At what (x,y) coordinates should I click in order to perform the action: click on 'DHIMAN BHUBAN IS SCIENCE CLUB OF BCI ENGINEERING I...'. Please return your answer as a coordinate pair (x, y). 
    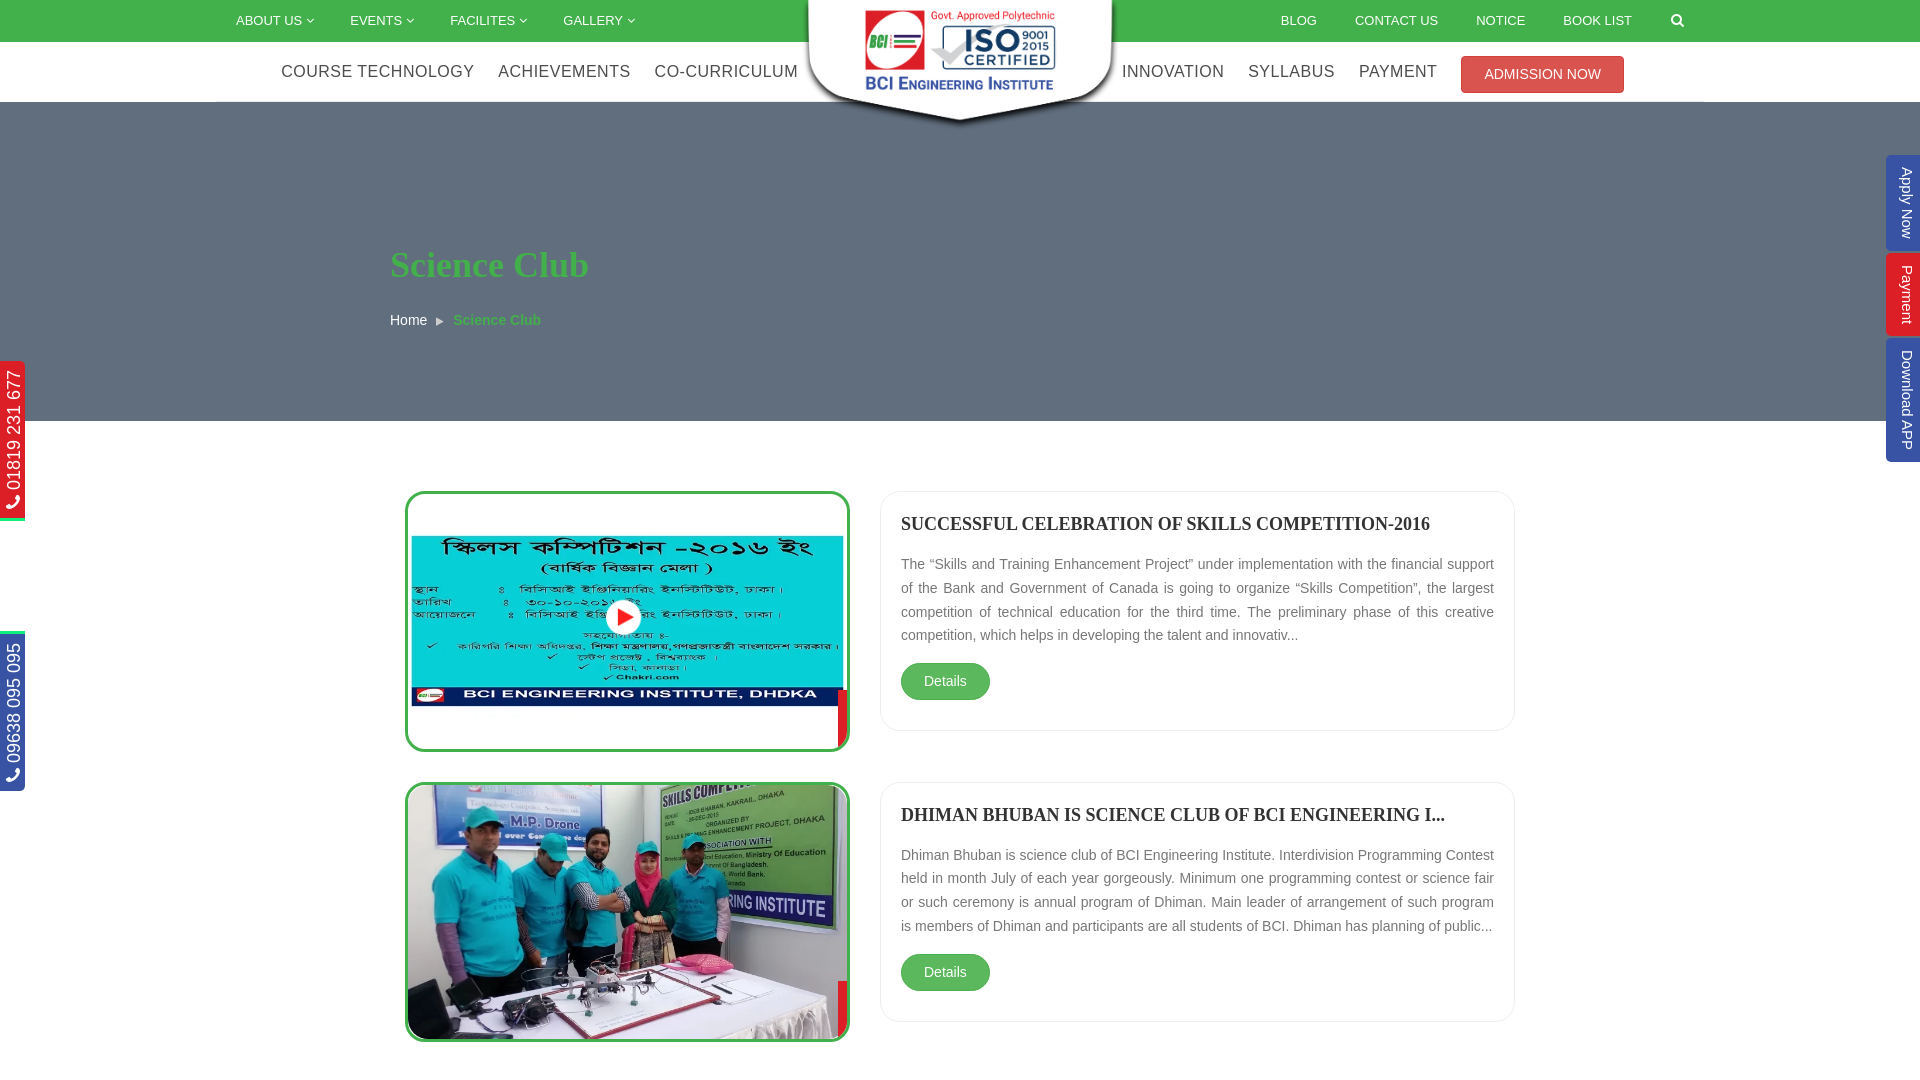
    Looking at the image, I should click on (1172, 814).